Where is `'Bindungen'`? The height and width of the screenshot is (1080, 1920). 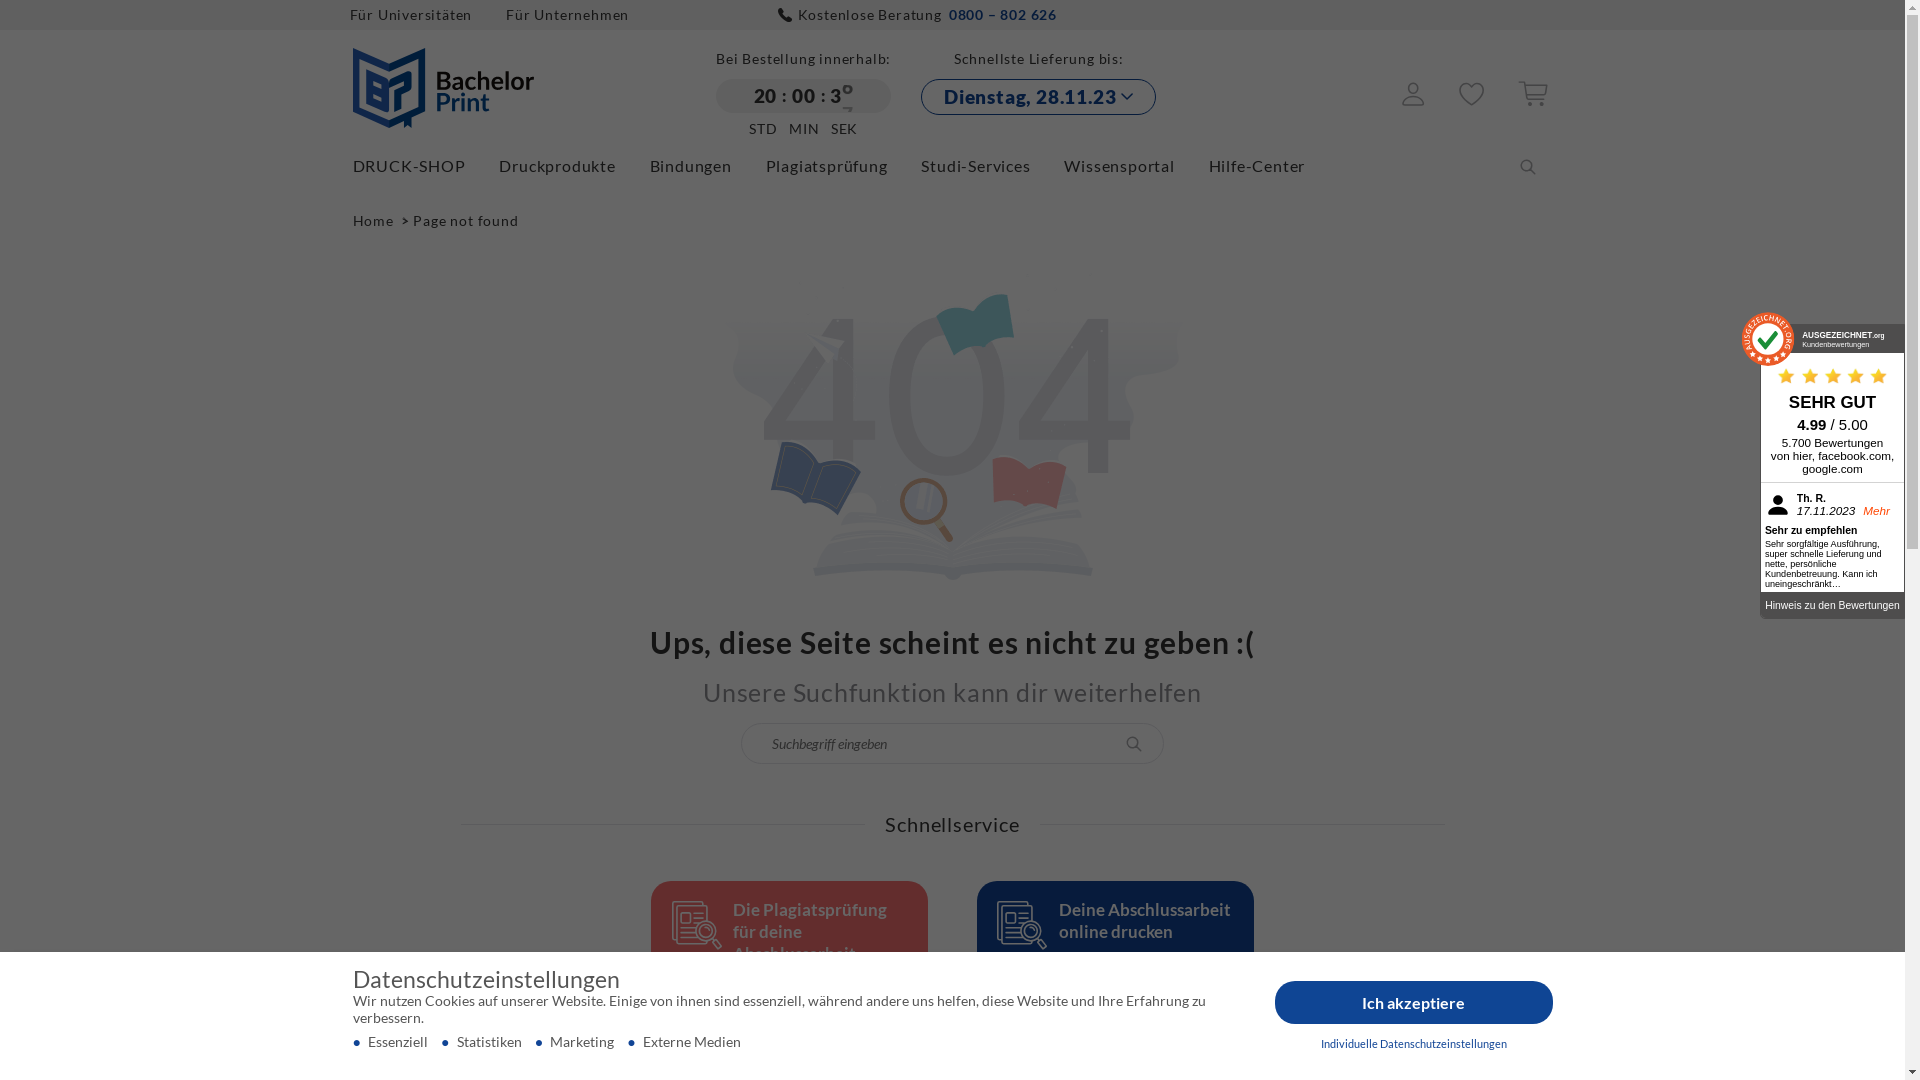 'Bindungen' is located at coordinates (705, 164).